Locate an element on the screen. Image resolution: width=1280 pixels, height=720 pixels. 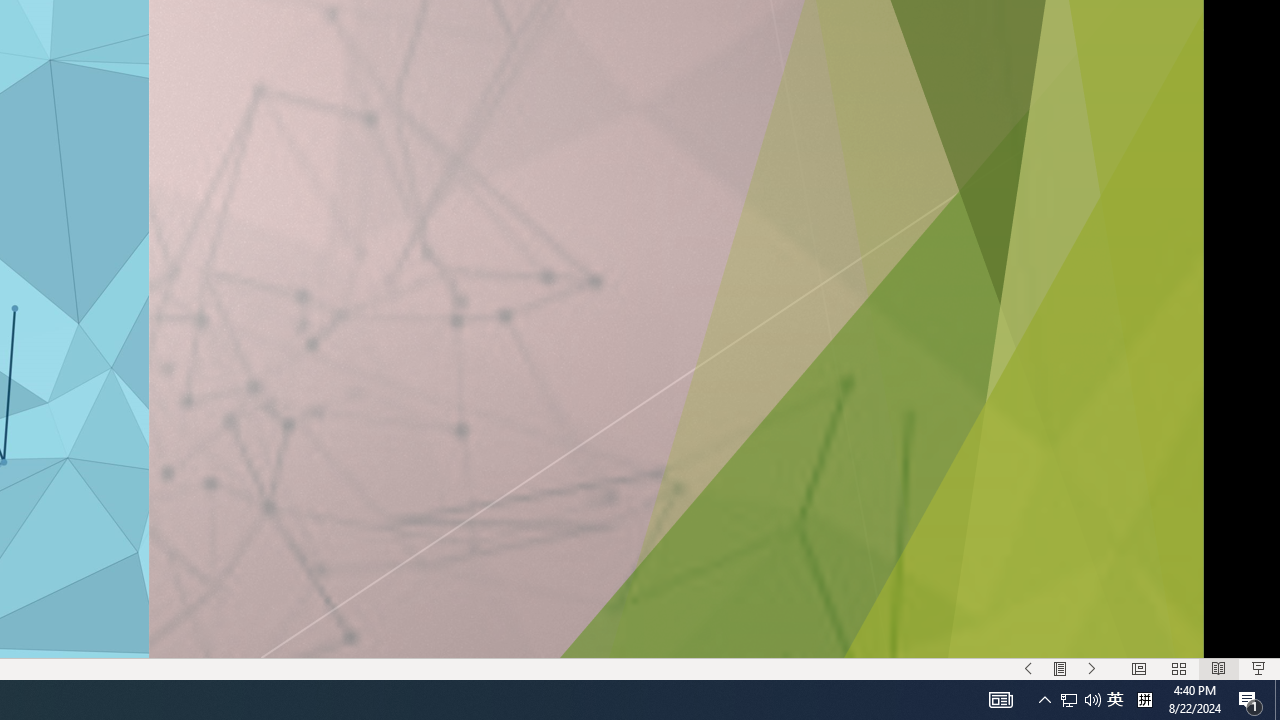
'Menu On' is located at coordinates (1059, 669).